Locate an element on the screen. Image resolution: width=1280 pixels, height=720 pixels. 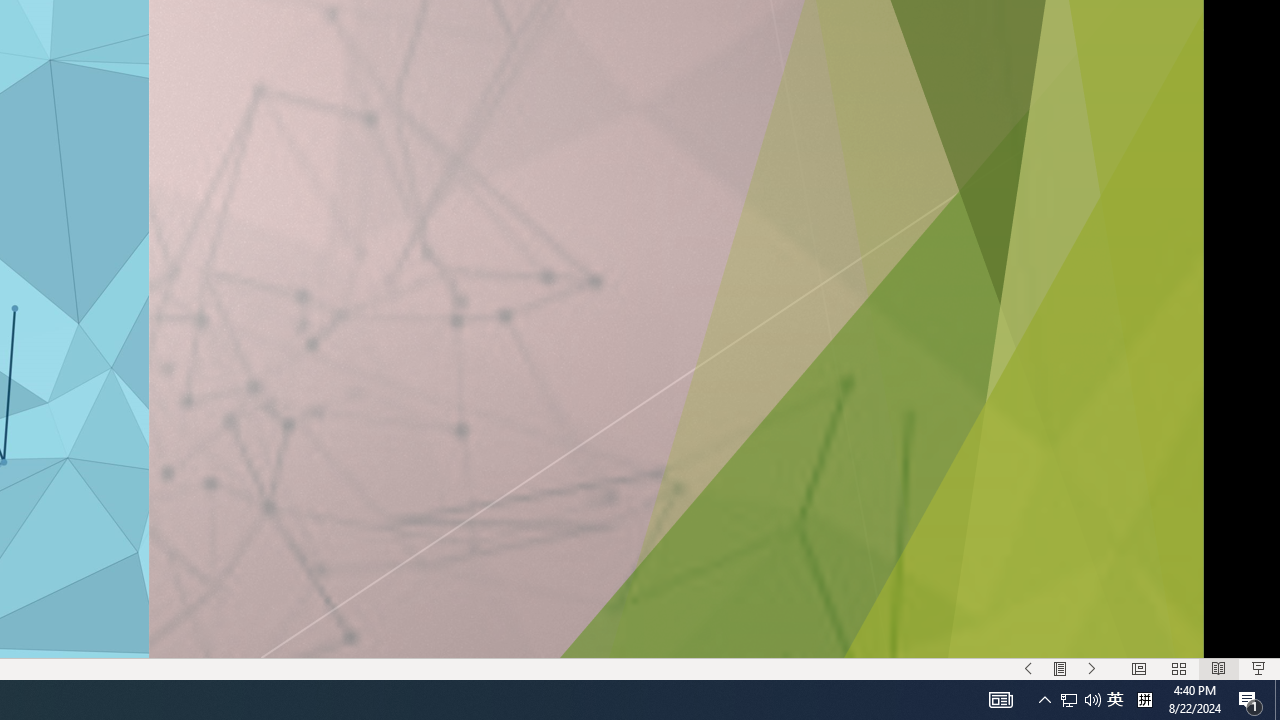
'Menu On' is located at coordinates (1059, 669).